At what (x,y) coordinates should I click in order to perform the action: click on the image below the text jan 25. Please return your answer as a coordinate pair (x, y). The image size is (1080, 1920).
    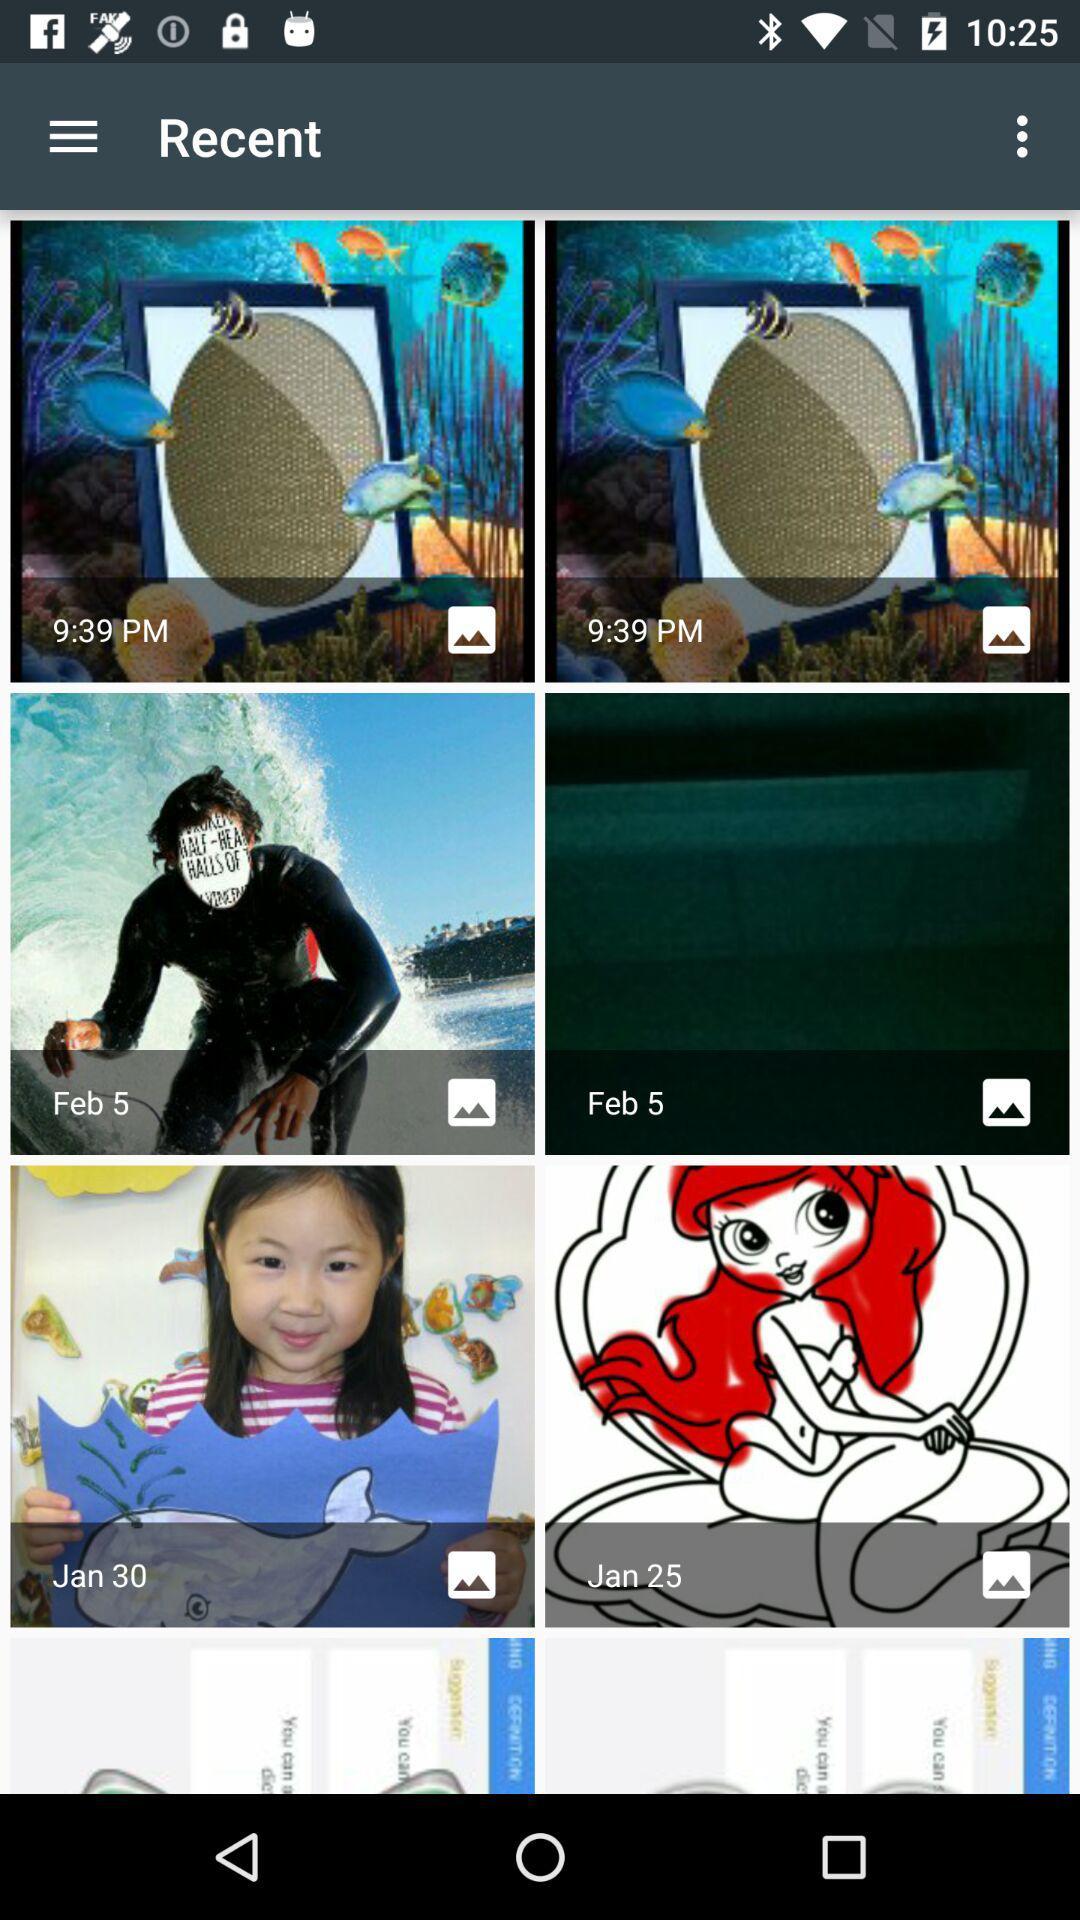
    Looking at the image, I should click on (806, 1714).